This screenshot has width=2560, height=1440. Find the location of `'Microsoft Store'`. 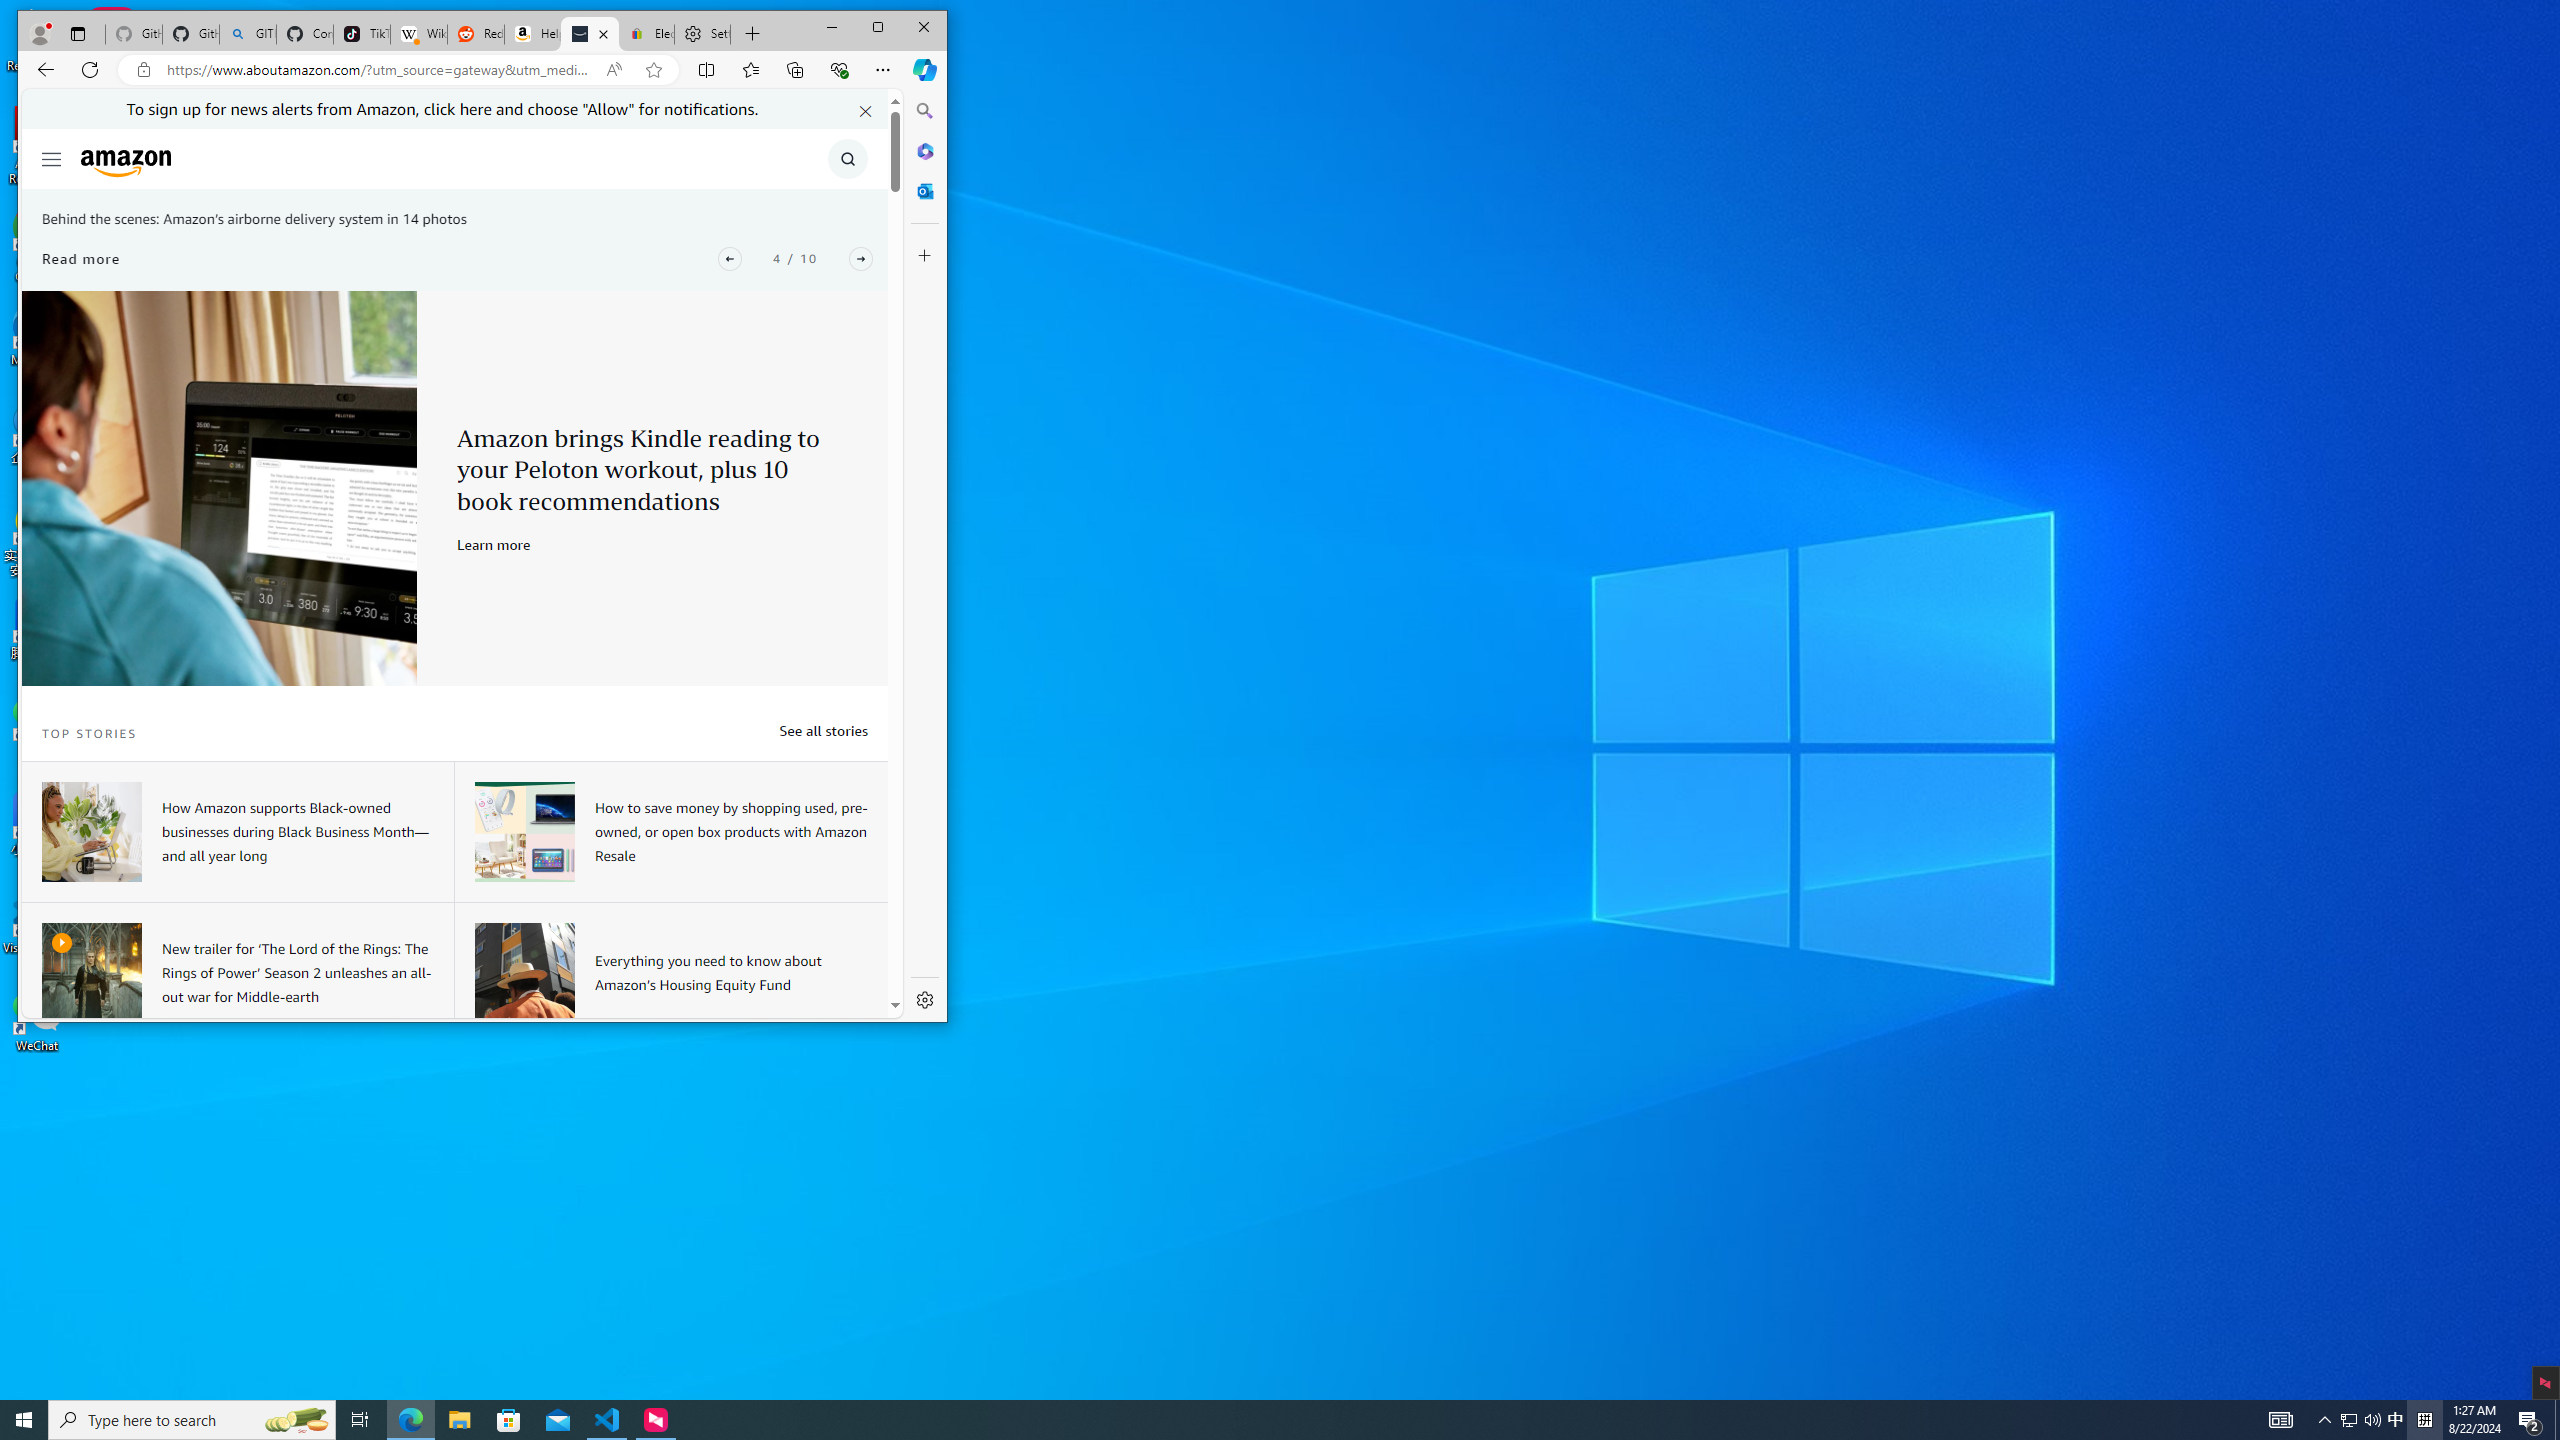

'Microsoft Store' is located at coordinates (509, 1418).